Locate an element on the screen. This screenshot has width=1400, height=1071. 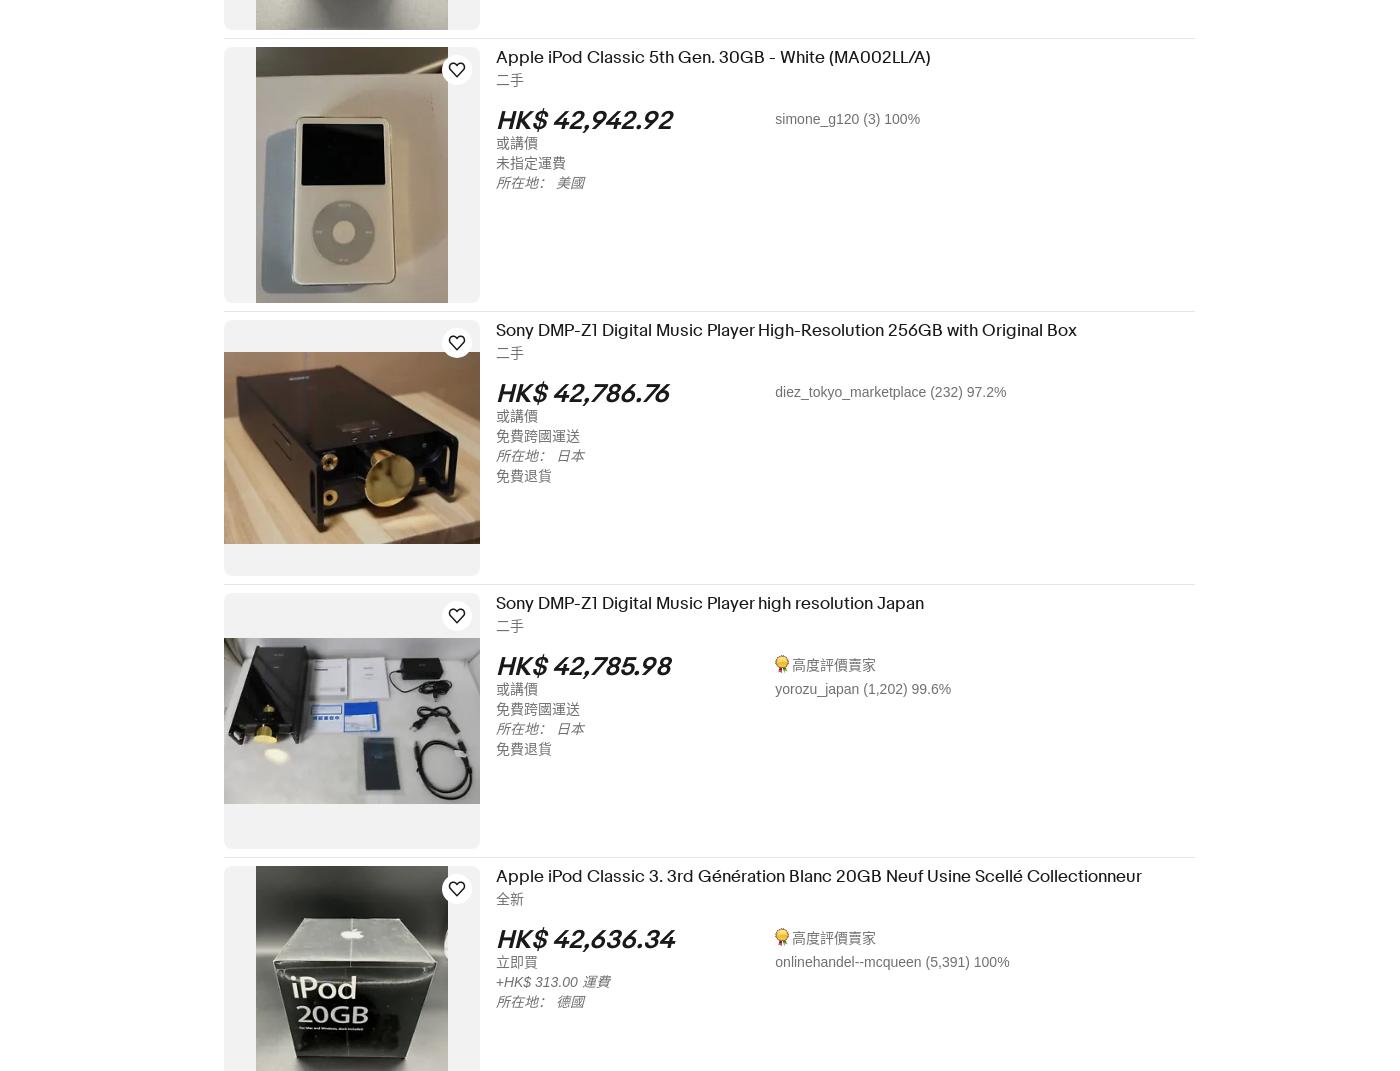
'Apple iPod Classic 3. 3rd Génération Blanc 20GB Neuf Usine Scellé Collectionneur' is located at coordinates (508, 876).